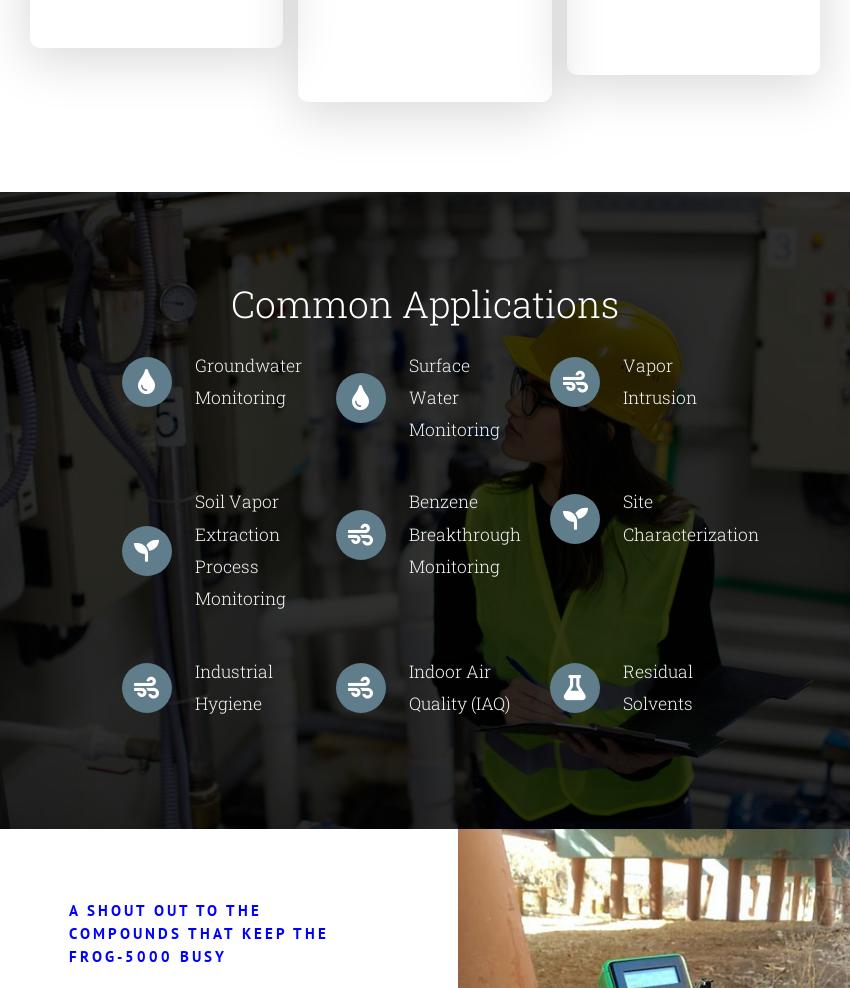 This screenshot has width=850, height=988. What do you see at coordinates (232, 686) in the screenshot?
I see `'Industrial Hygiene'` at bounding box center [232, 686].